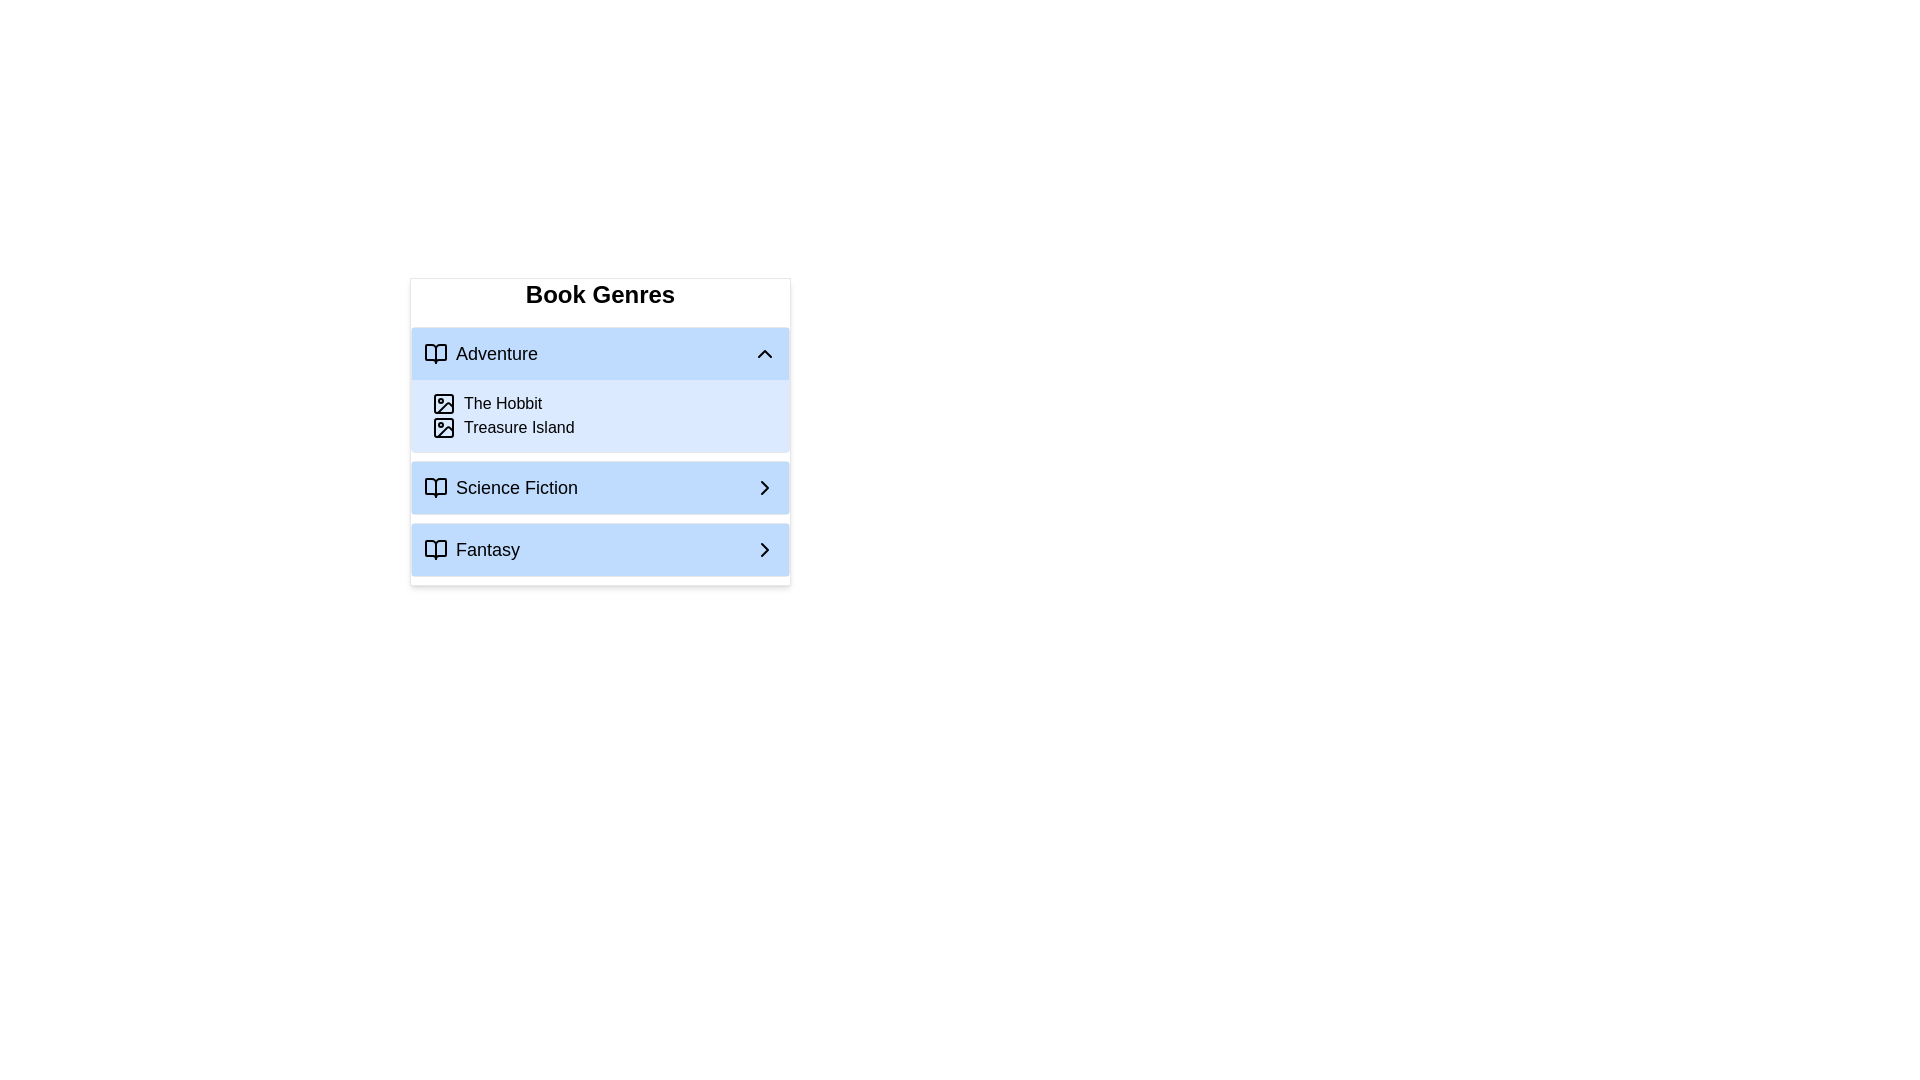 The width and height of the screenshot is (1920, 1080). I want to click on the Text Label that serves as a header for a section or category, so click(480, 353).